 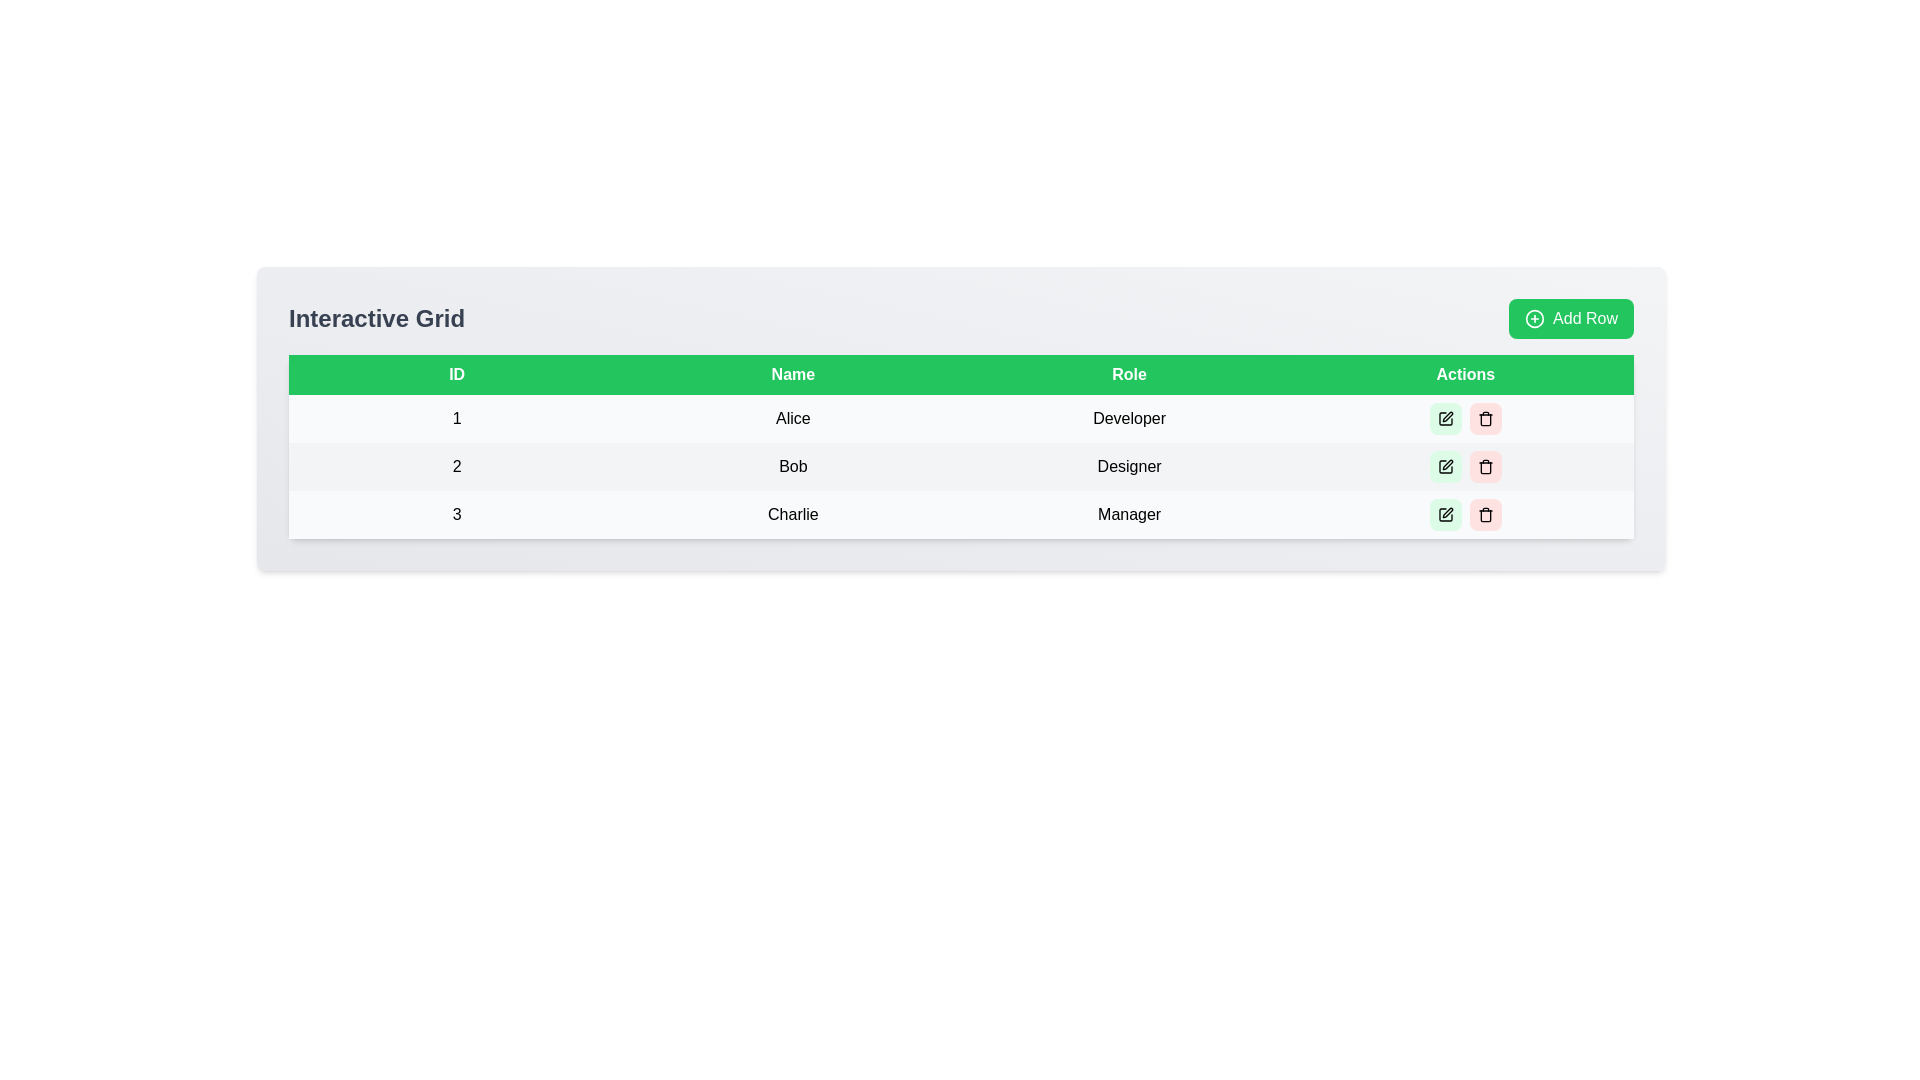 I want to click on the third row of the interactive table containing the details for 'Charlie', the Manager, so click(x=961, y=514).